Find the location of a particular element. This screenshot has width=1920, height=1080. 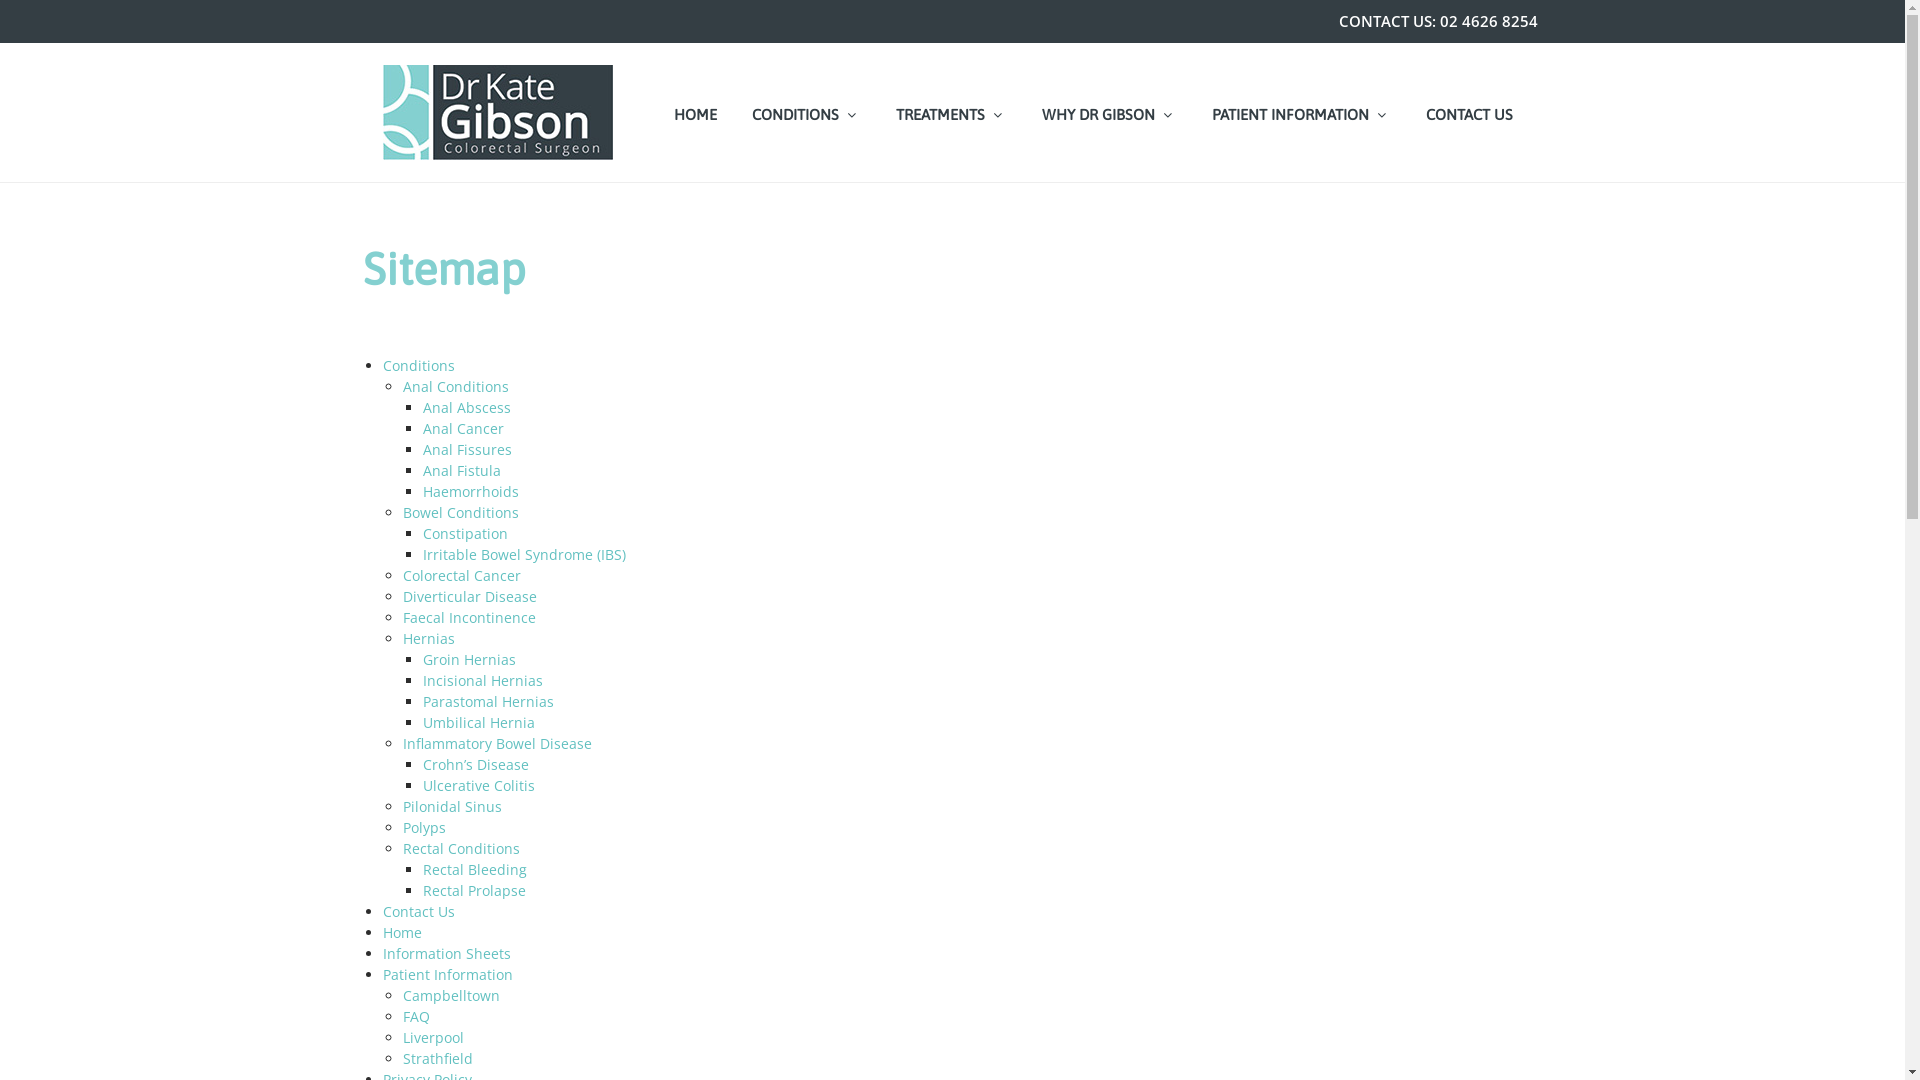

'Pilonidal Sinus' is located at coordinates (450, 805).